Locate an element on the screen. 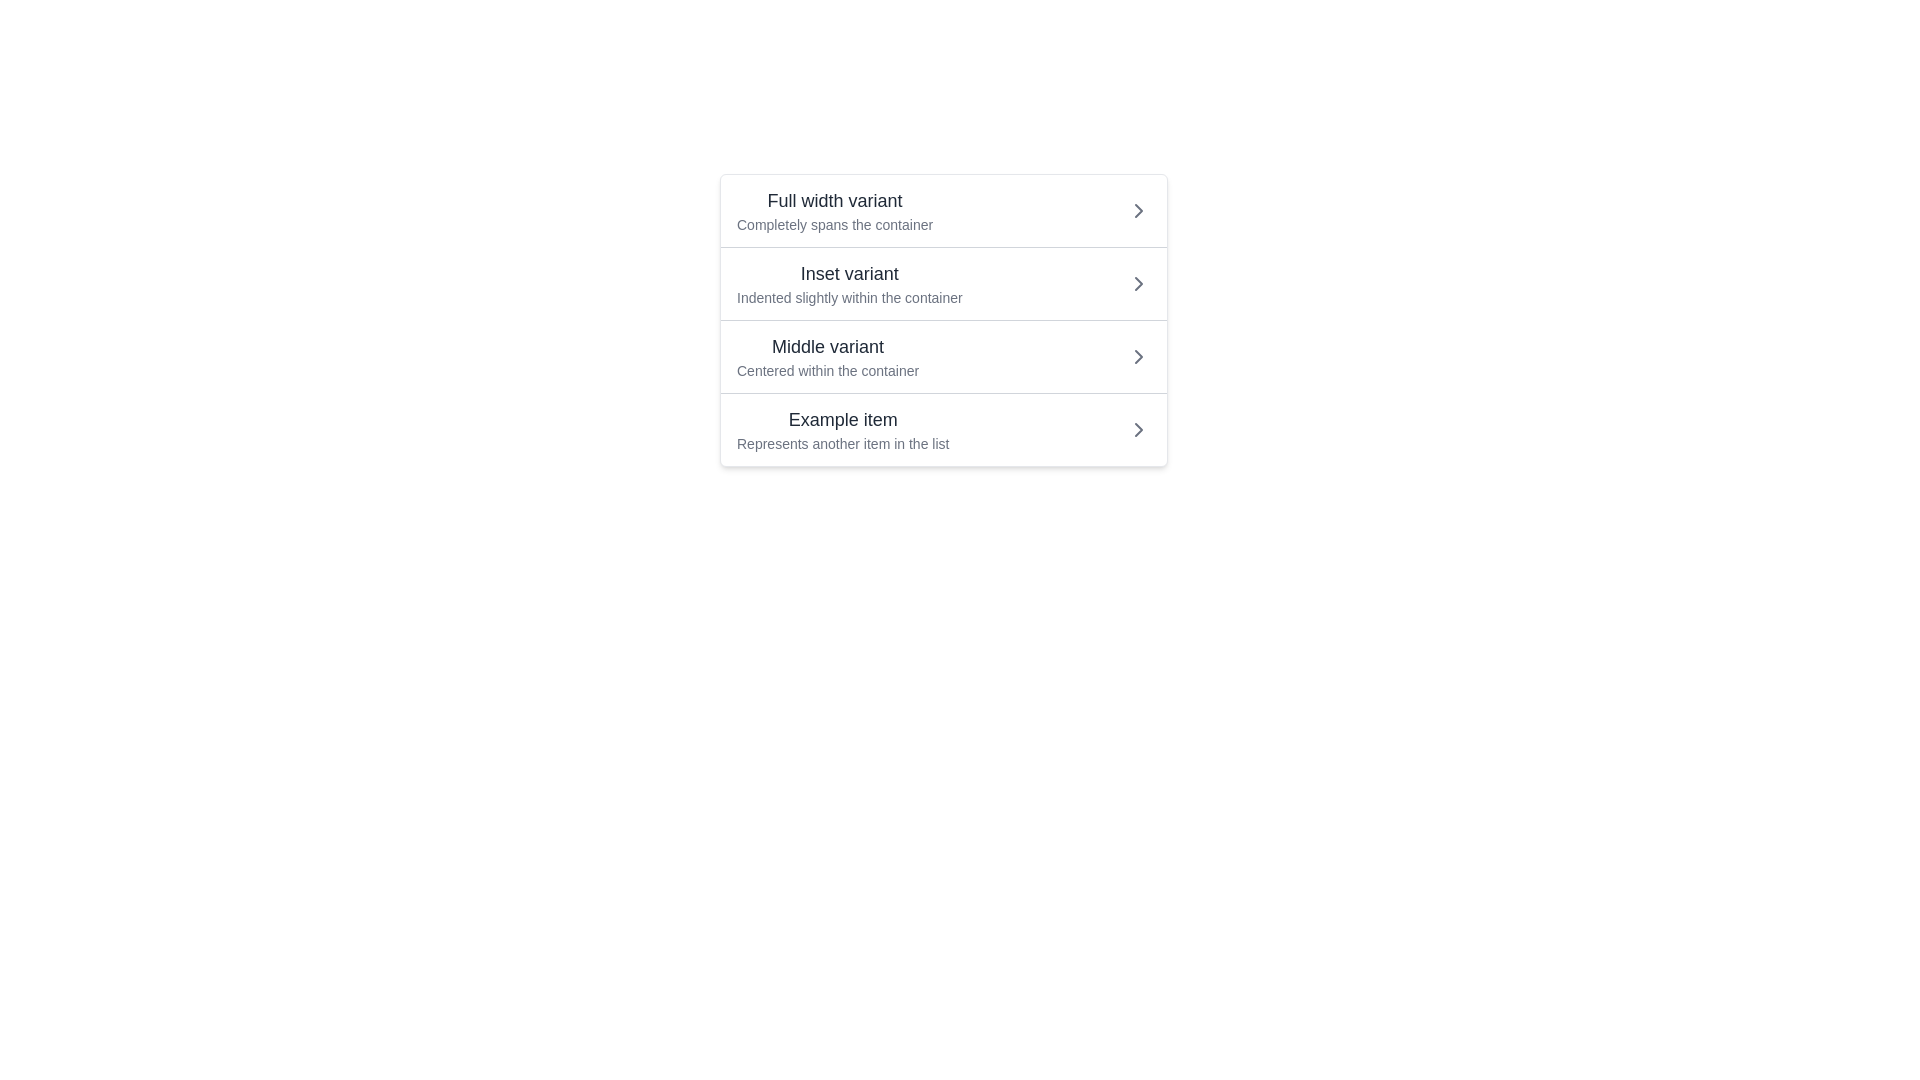 Image resolution: width=1920 pixels, height=1080 pixels. the descriptive text label located beneath the 'Full width variant' label in the first section of the stacked layout is located at coordinates (835, 224).